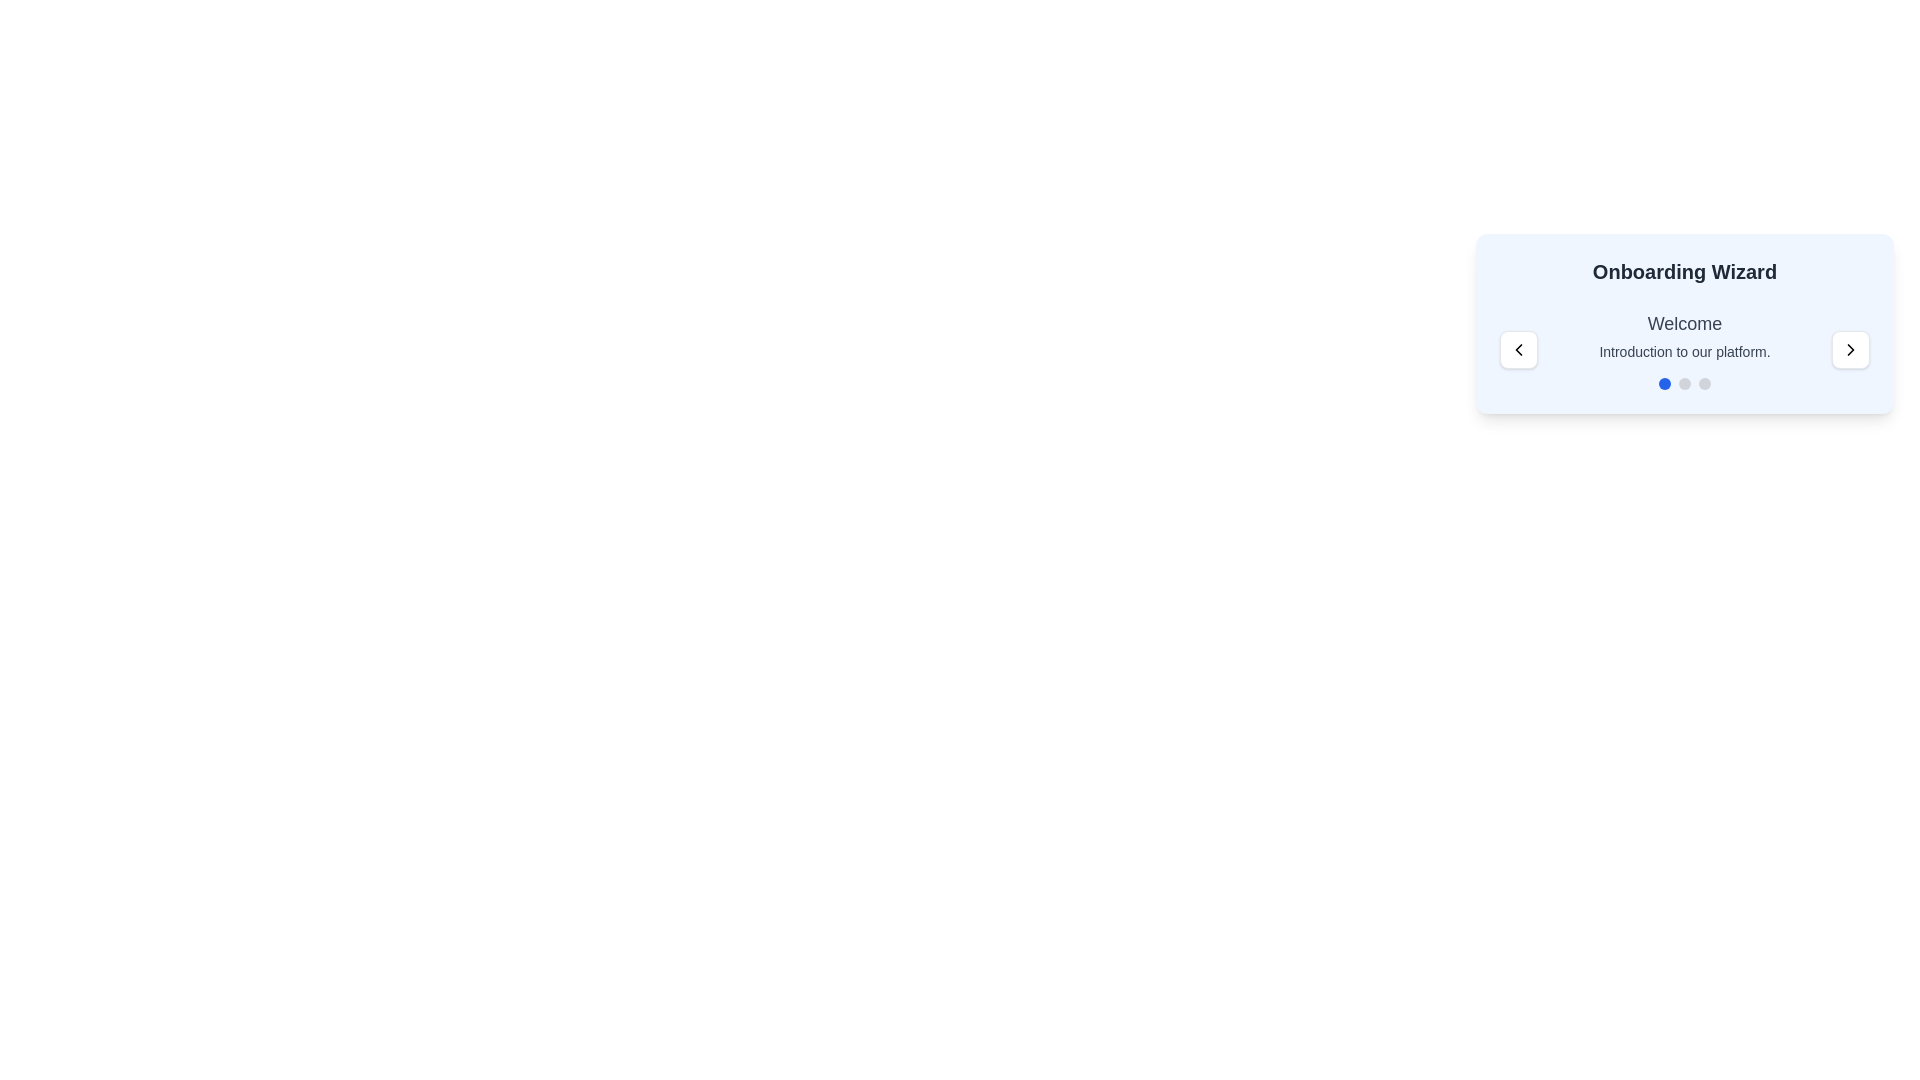 This screenshot has height=1080, width=1920. Describe the element at coordinates (1683, 323) in the screenshot. I see `greeting text displayed at the top of the onboarding interface, which is centrally aligned and serves as a headline for the section` at that location.